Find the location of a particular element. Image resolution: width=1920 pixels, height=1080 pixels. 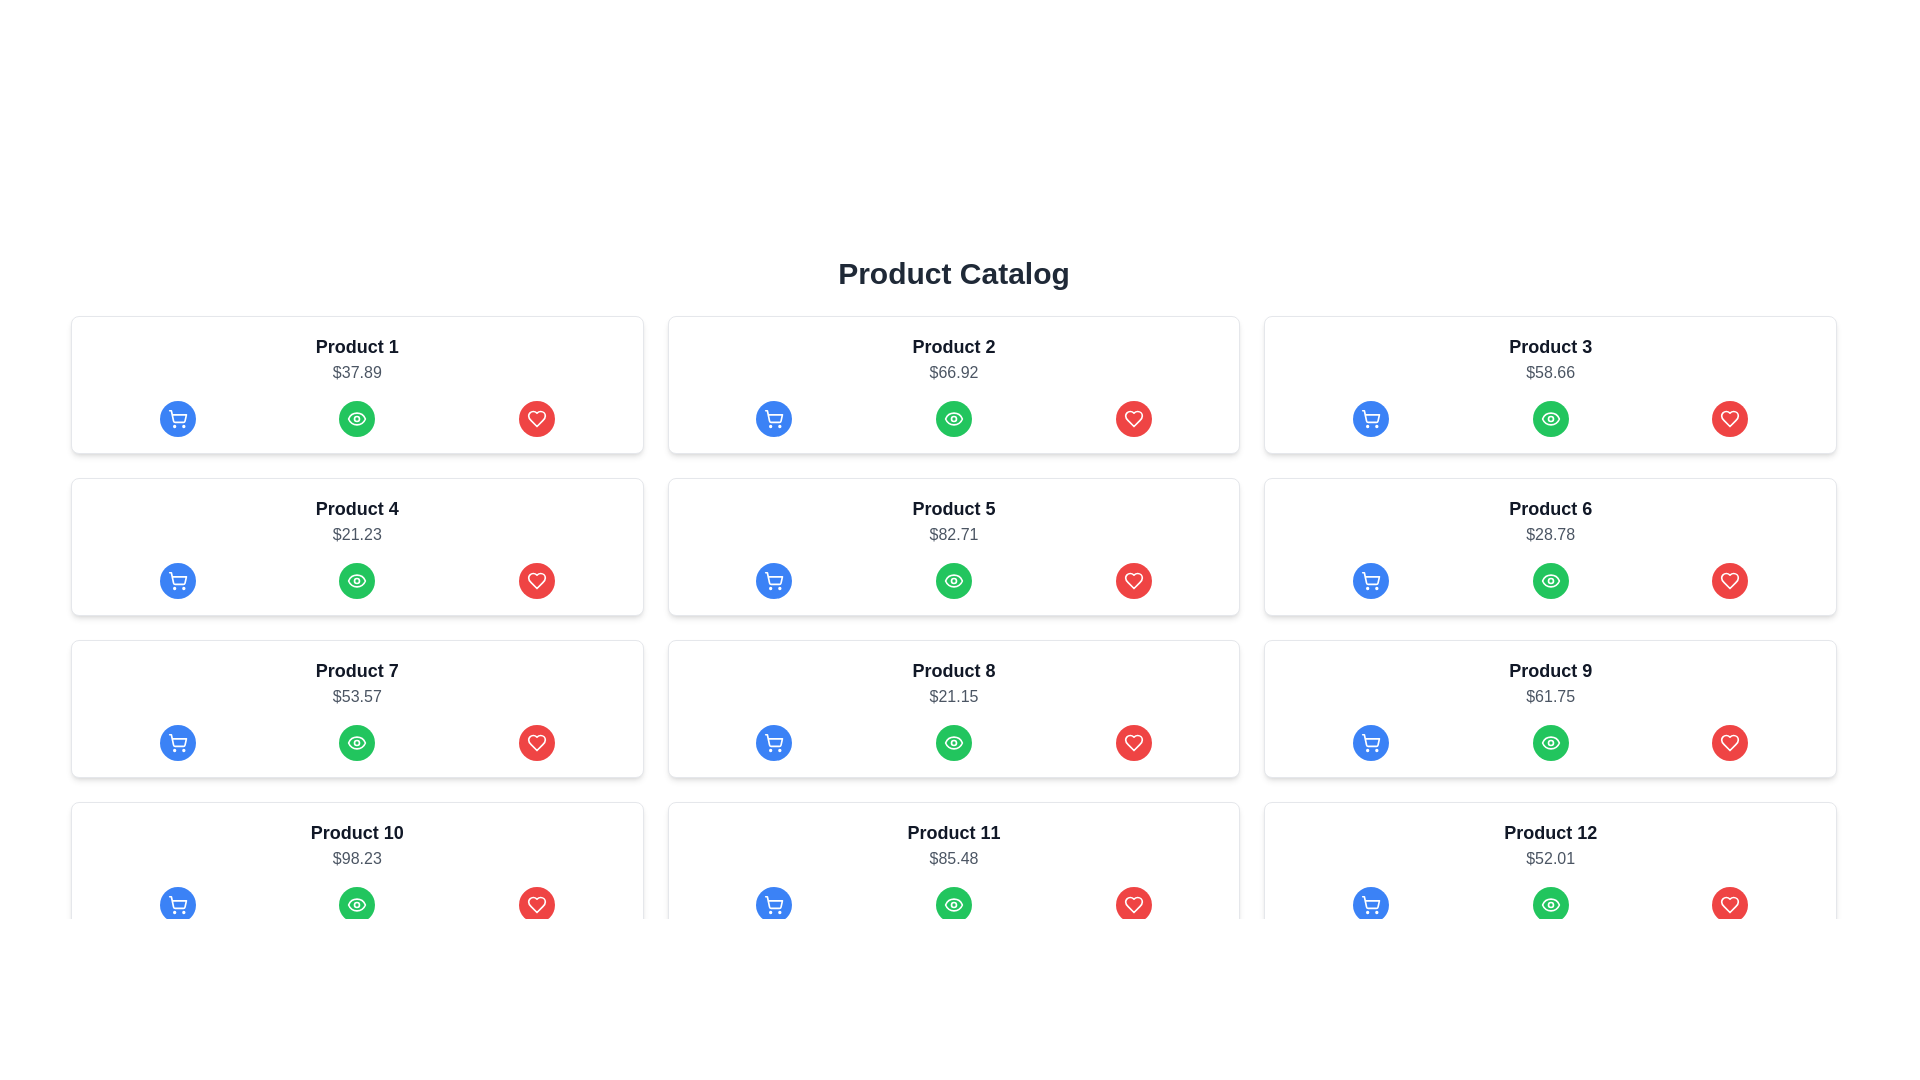

the heart icon located in the second product card ('Product 2') in the first row of the product catalog is located at coordinates (1133, 418).